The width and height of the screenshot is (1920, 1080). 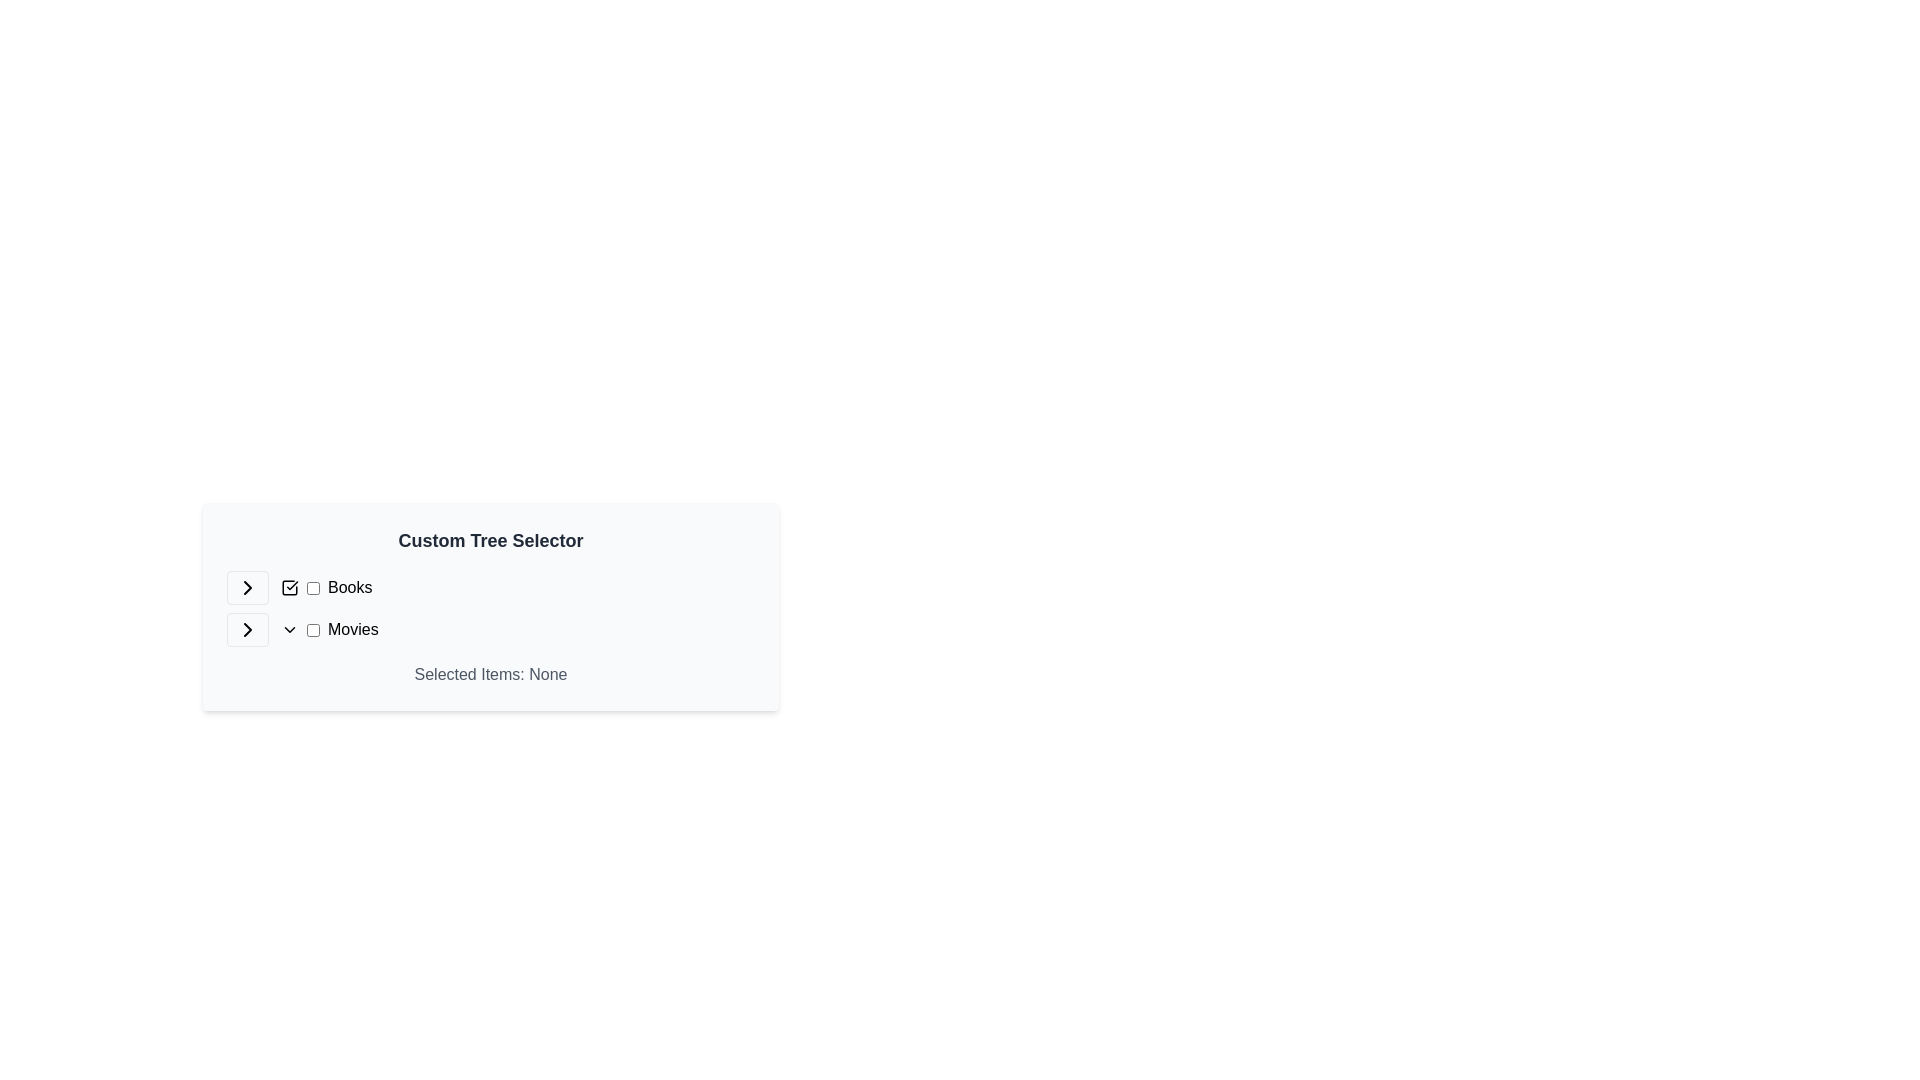 I want to click on the checkbox next to the 'Books' item in the Tree component to check/uncheck it, so click(x=490, y=608).